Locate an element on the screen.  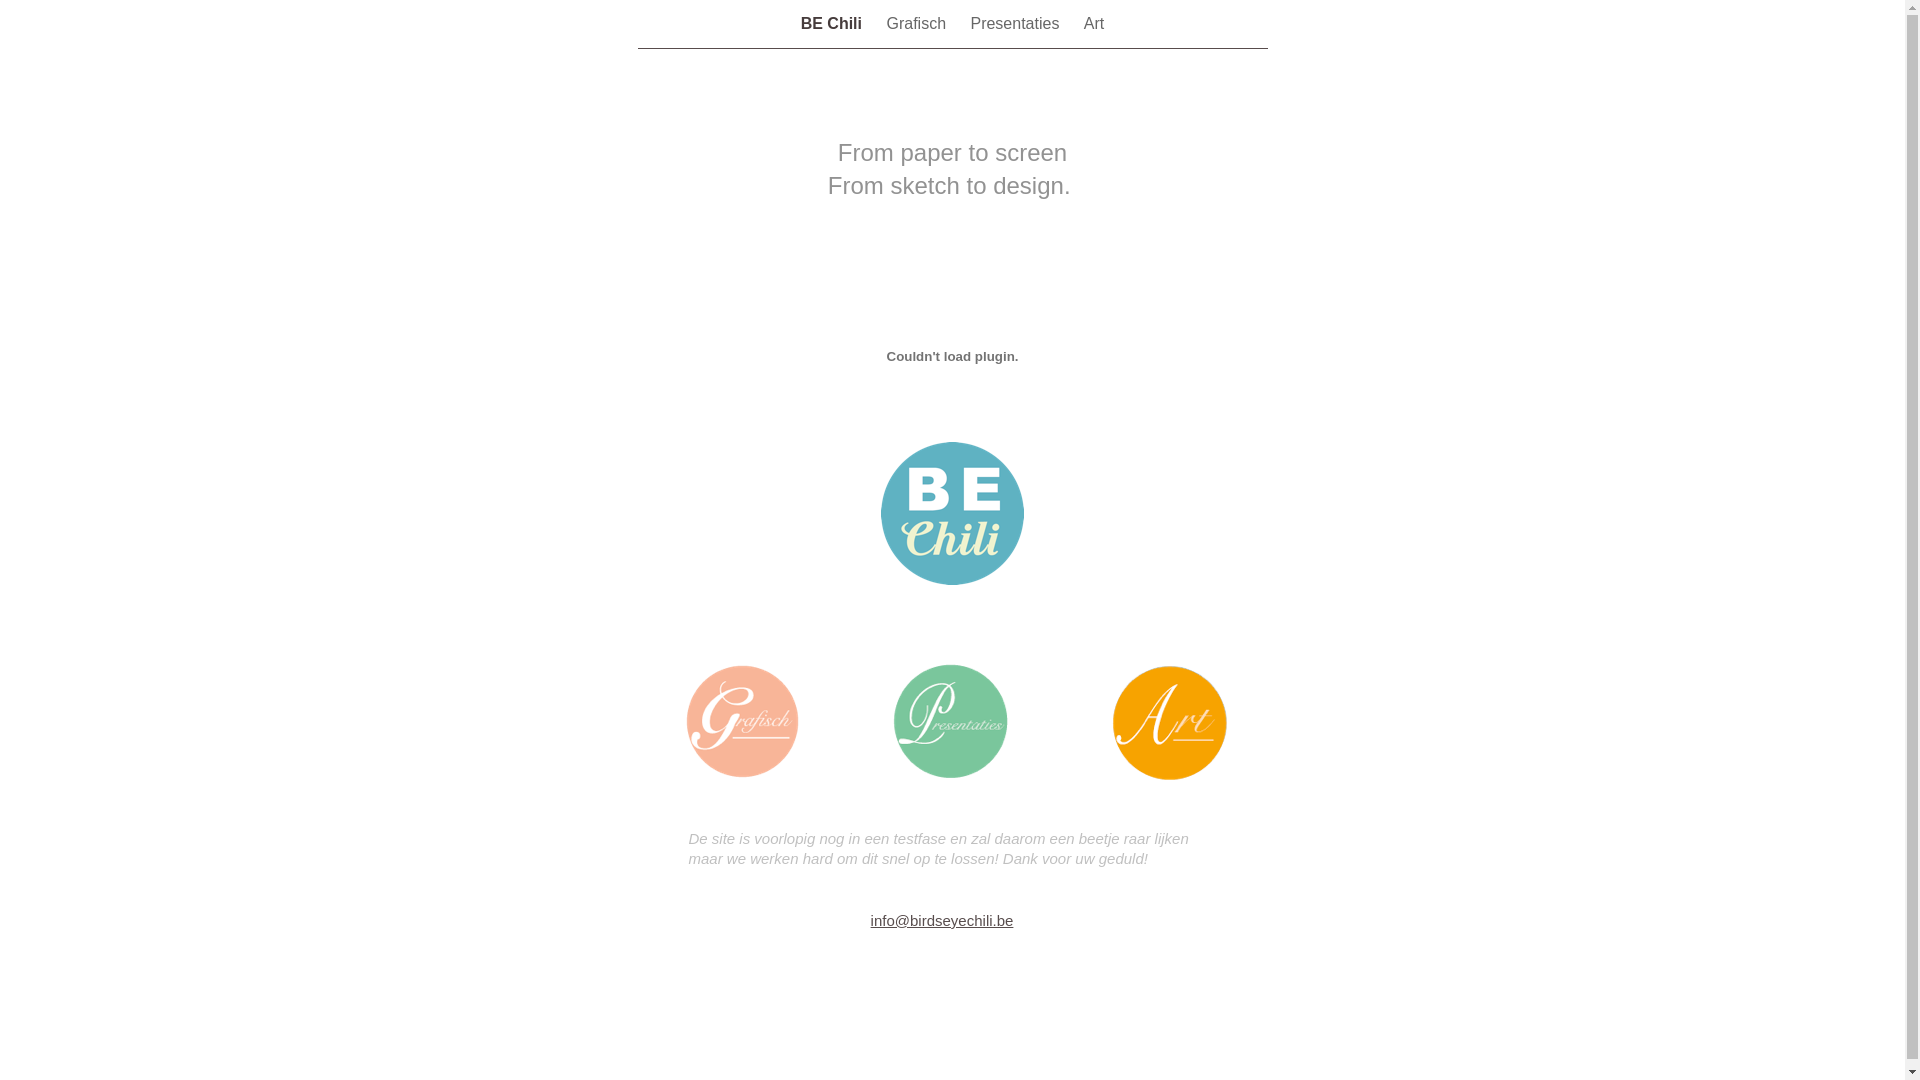
'BE Chili' is located at coordinates (801, 23).